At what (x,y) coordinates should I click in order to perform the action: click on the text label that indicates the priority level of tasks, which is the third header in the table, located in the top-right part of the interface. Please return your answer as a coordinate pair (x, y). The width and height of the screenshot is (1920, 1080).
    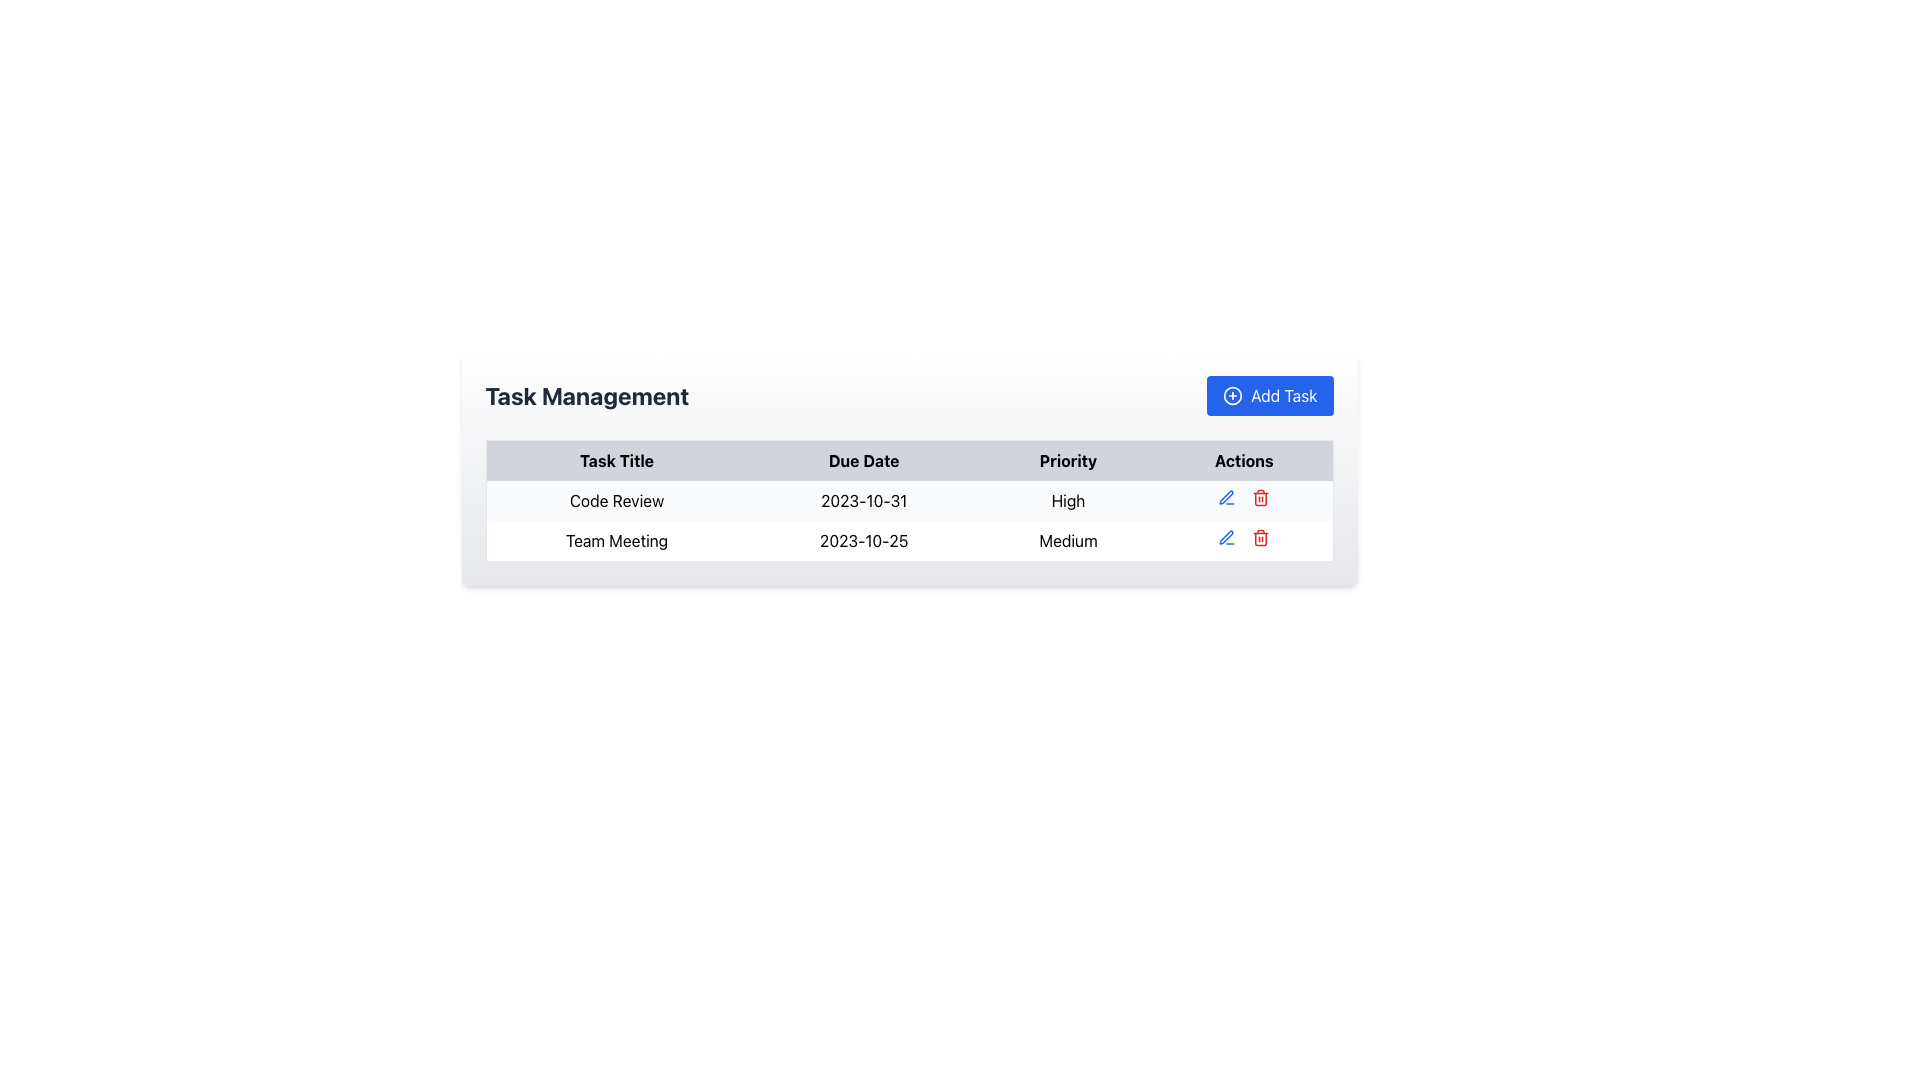
    Looking at the image, I should click on (1067, 460).